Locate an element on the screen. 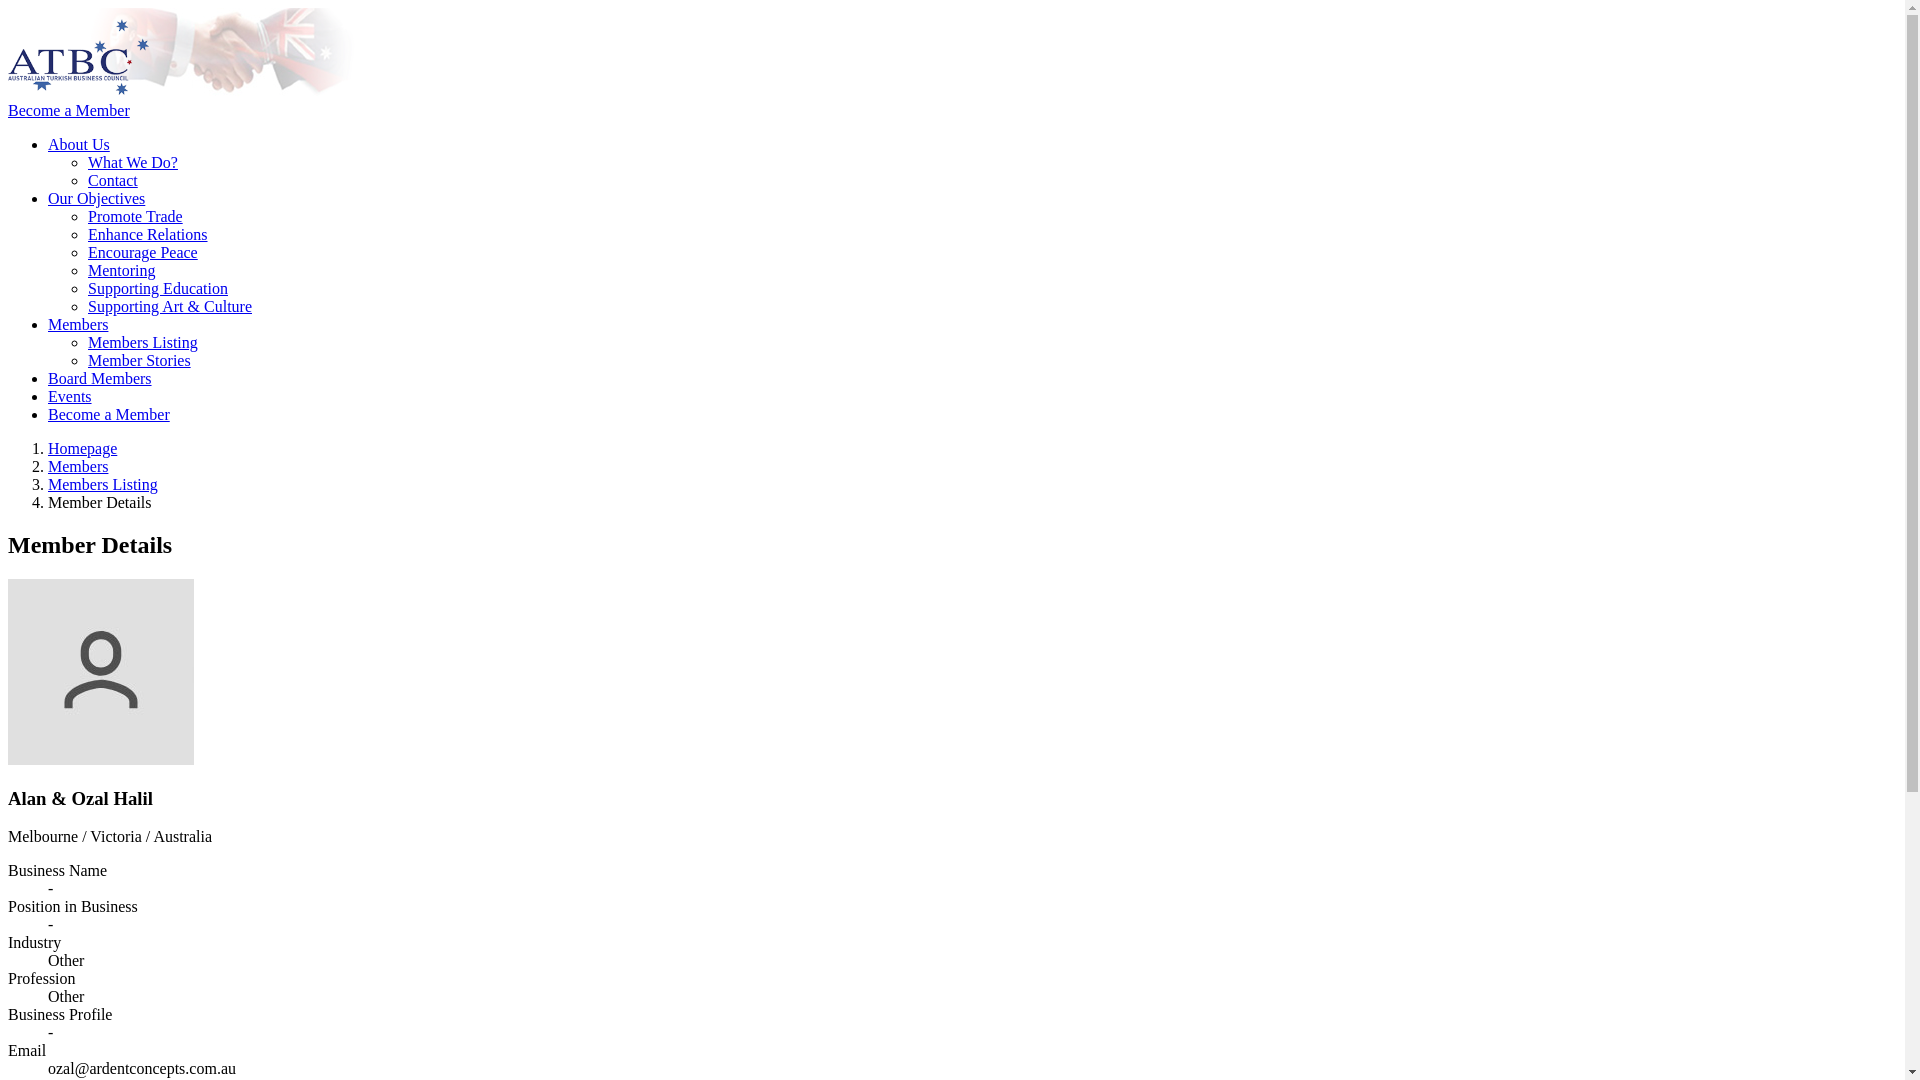 The width and height of the screenshot is (1920, 1080). 'Contact' is located at coordinates (112, 180).